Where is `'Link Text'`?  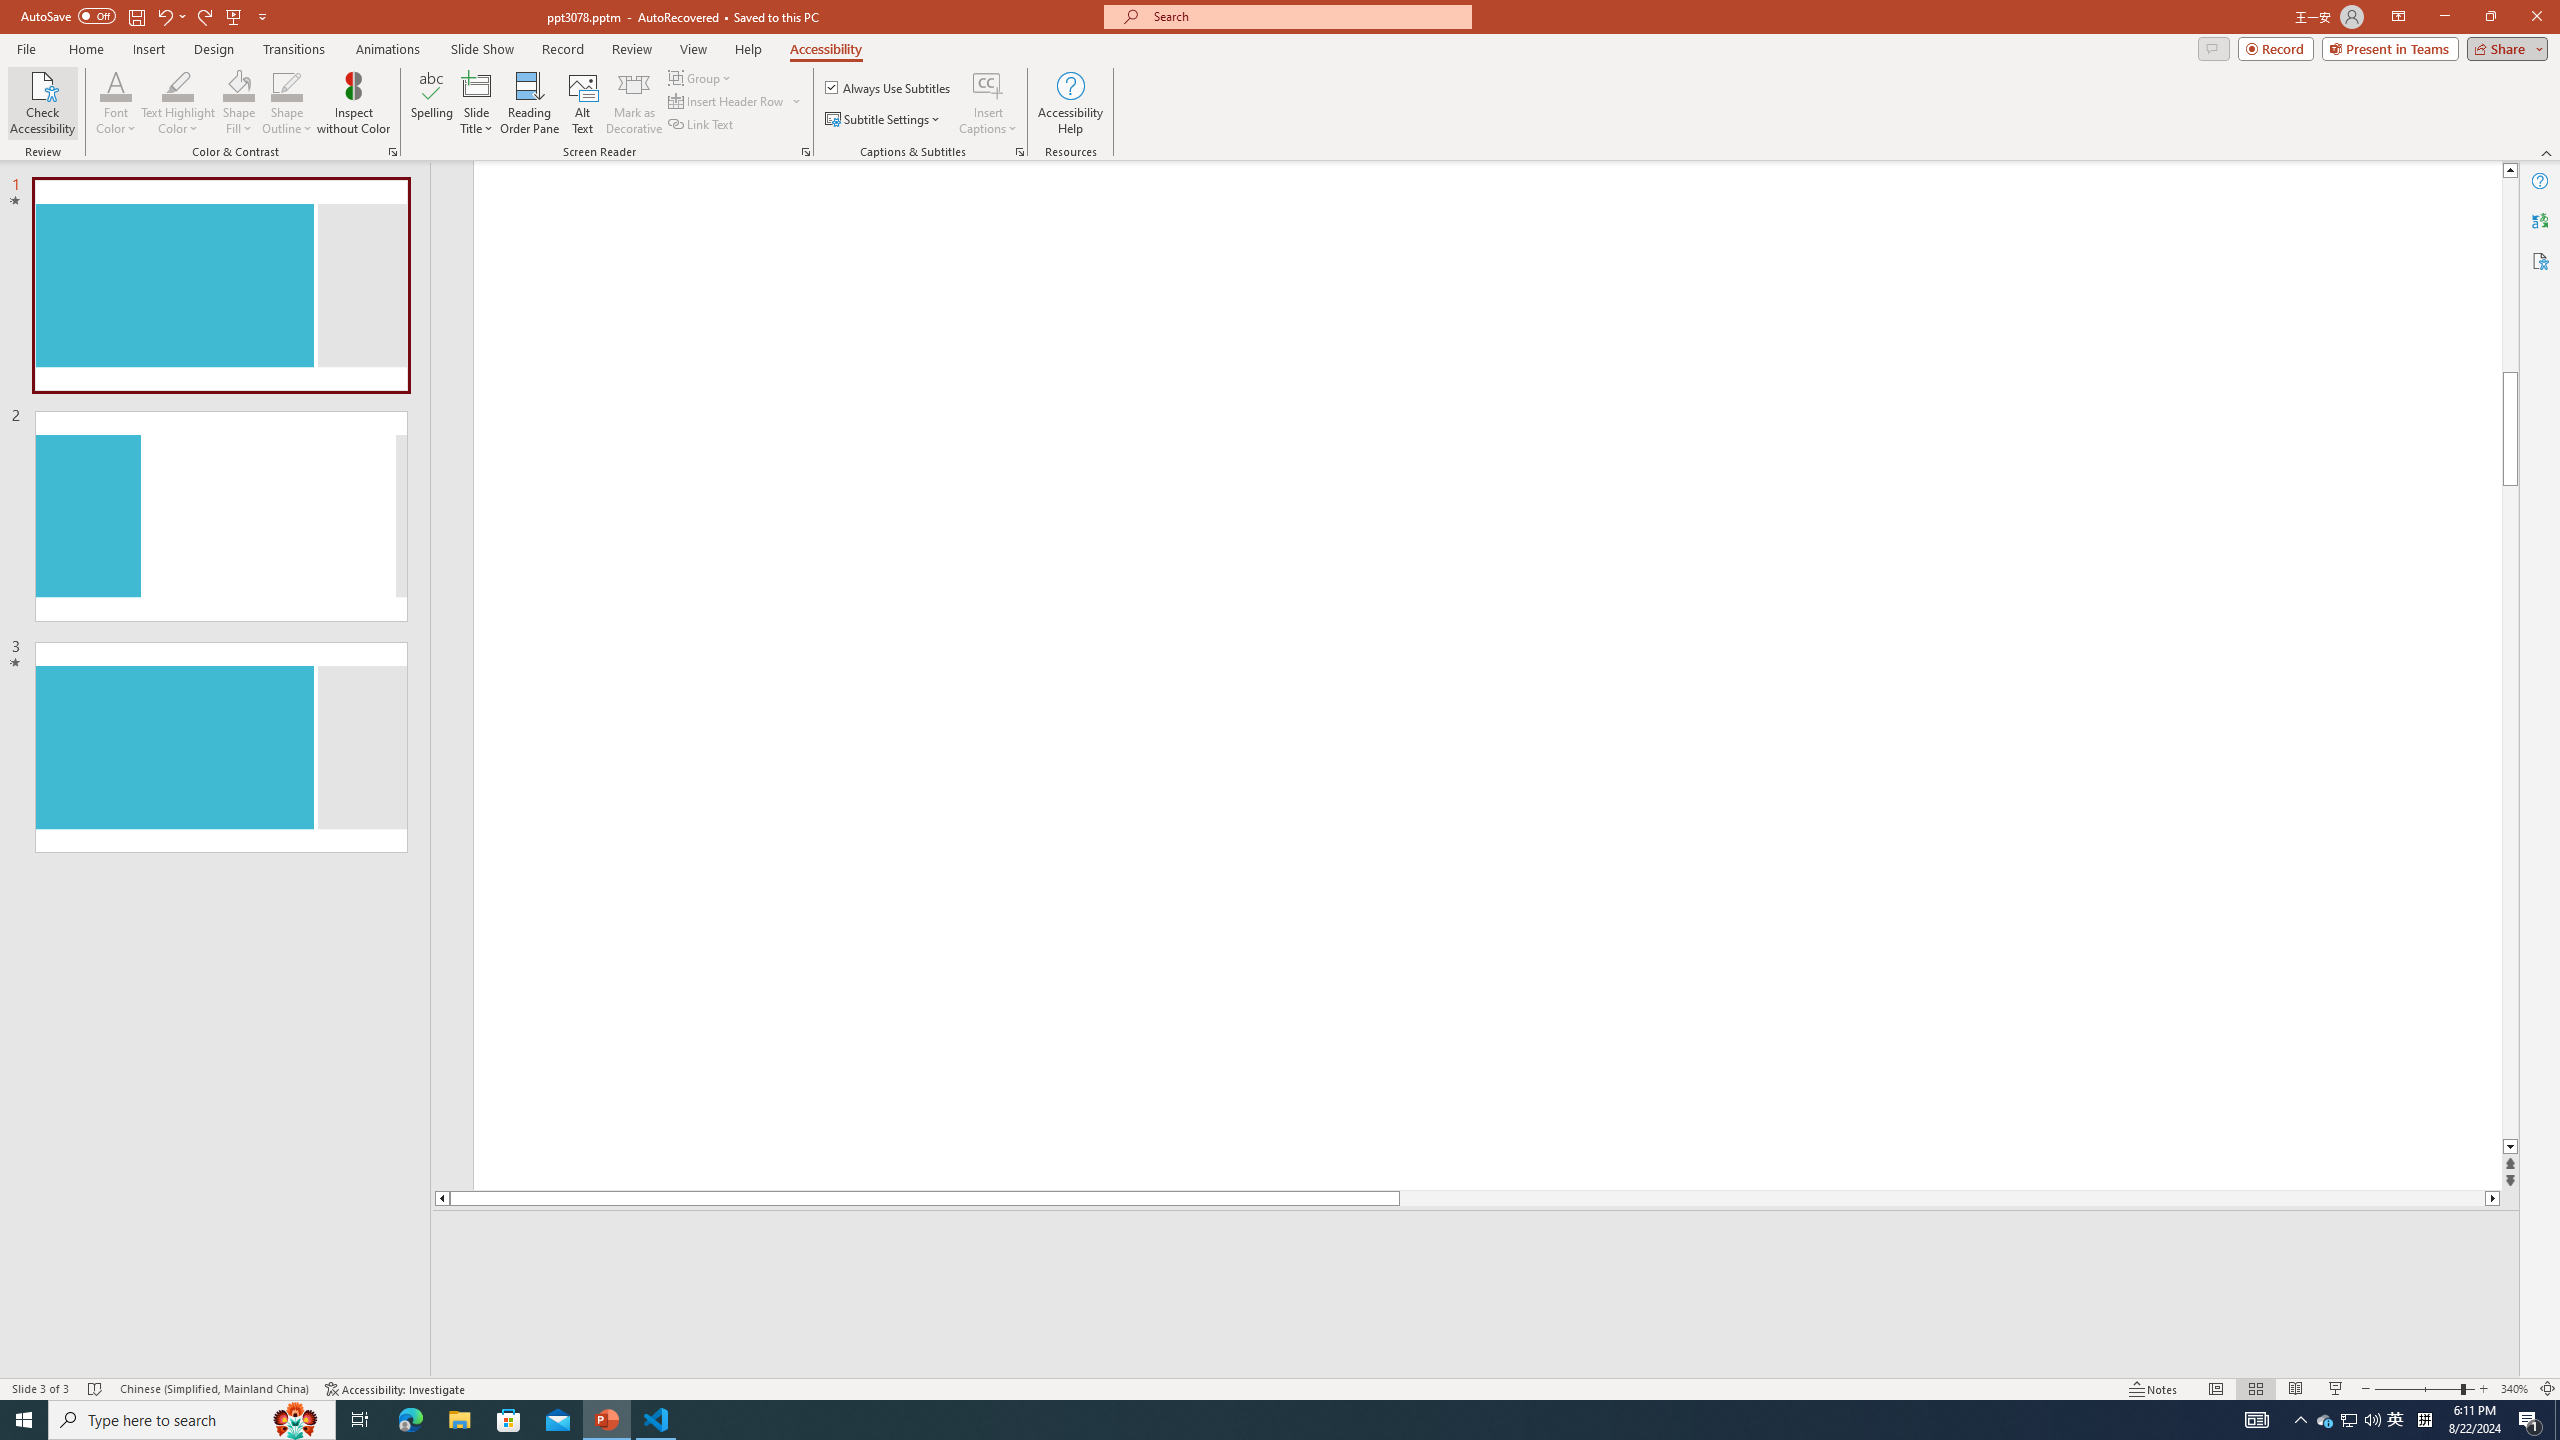
'Link Text' is located at coordinates (701, 122).